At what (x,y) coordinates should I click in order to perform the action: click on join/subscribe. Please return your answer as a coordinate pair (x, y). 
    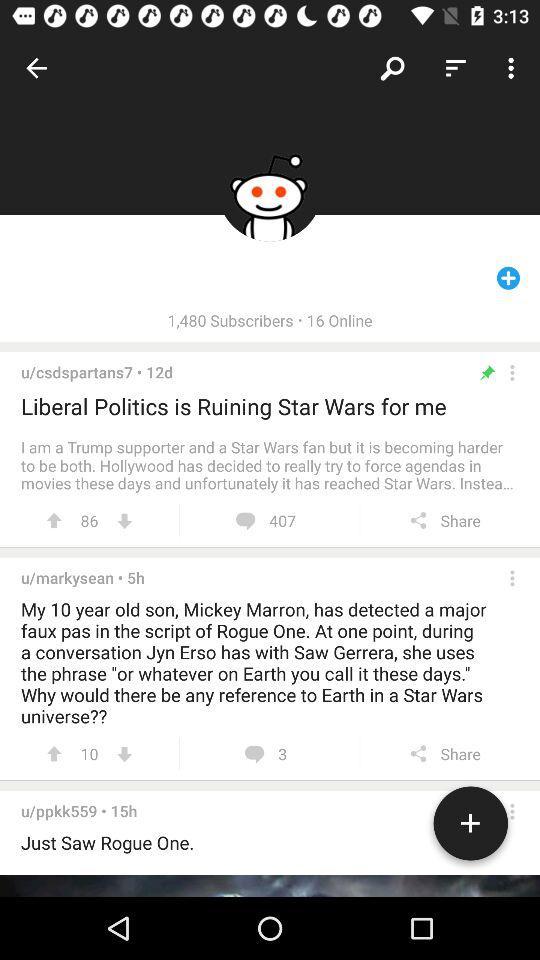
    Looking at the image, I should click on (470, 827).